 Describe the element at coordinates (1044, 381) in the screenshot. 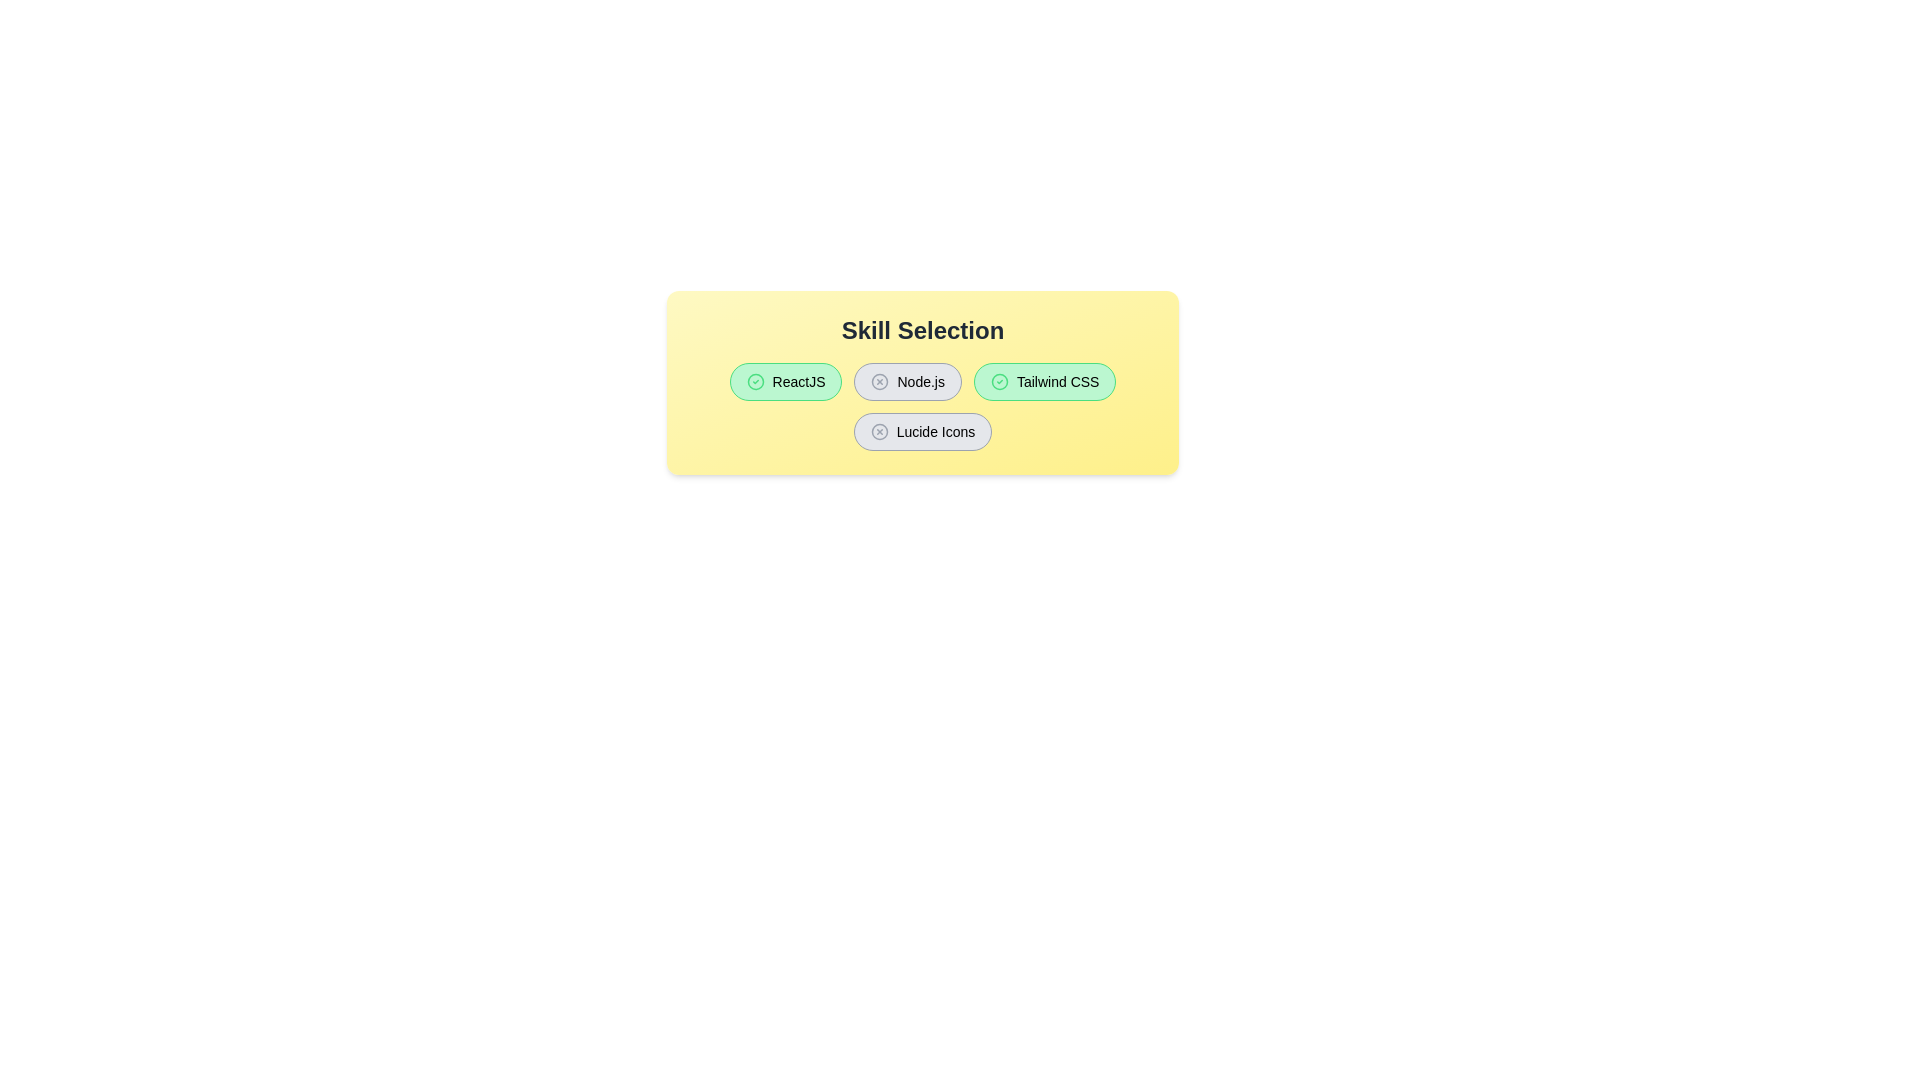

I see `the button labeled Tailwind CSS to observe the hover effect` at that location.